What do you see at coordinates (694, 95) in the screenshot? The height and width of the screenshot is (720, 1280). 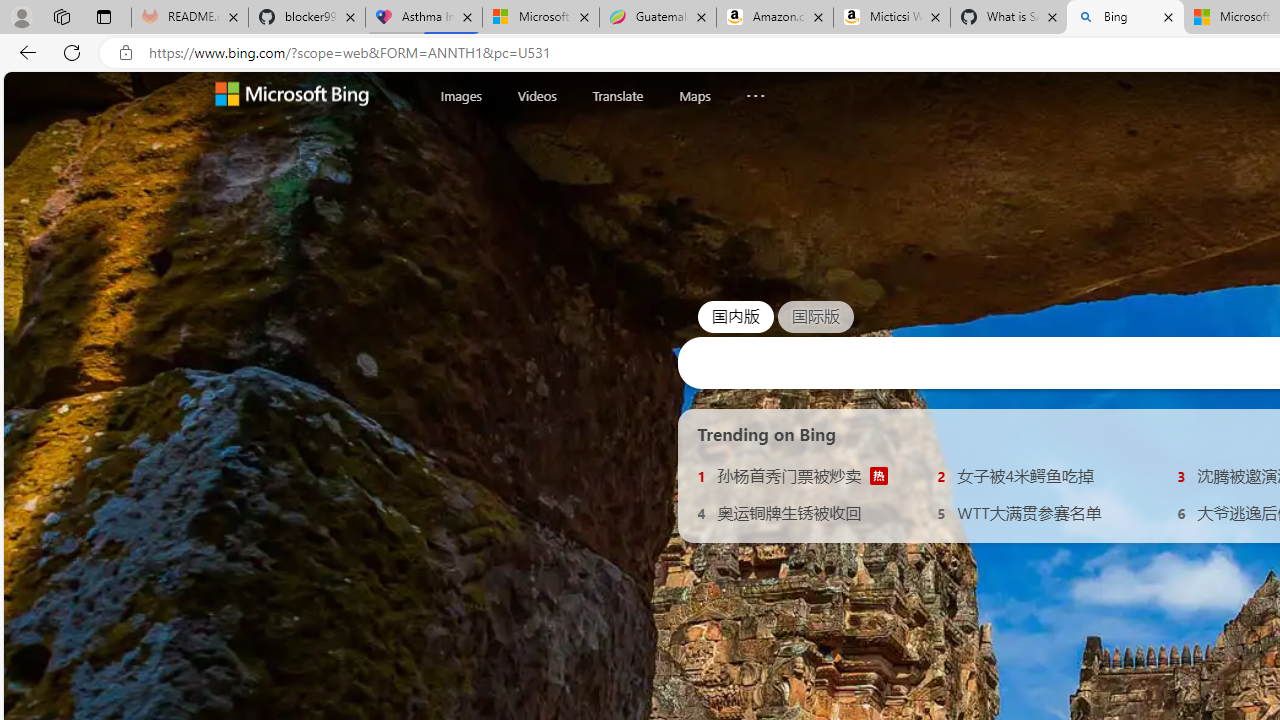 I see `'Maps'` at bounding box center [694, 95].